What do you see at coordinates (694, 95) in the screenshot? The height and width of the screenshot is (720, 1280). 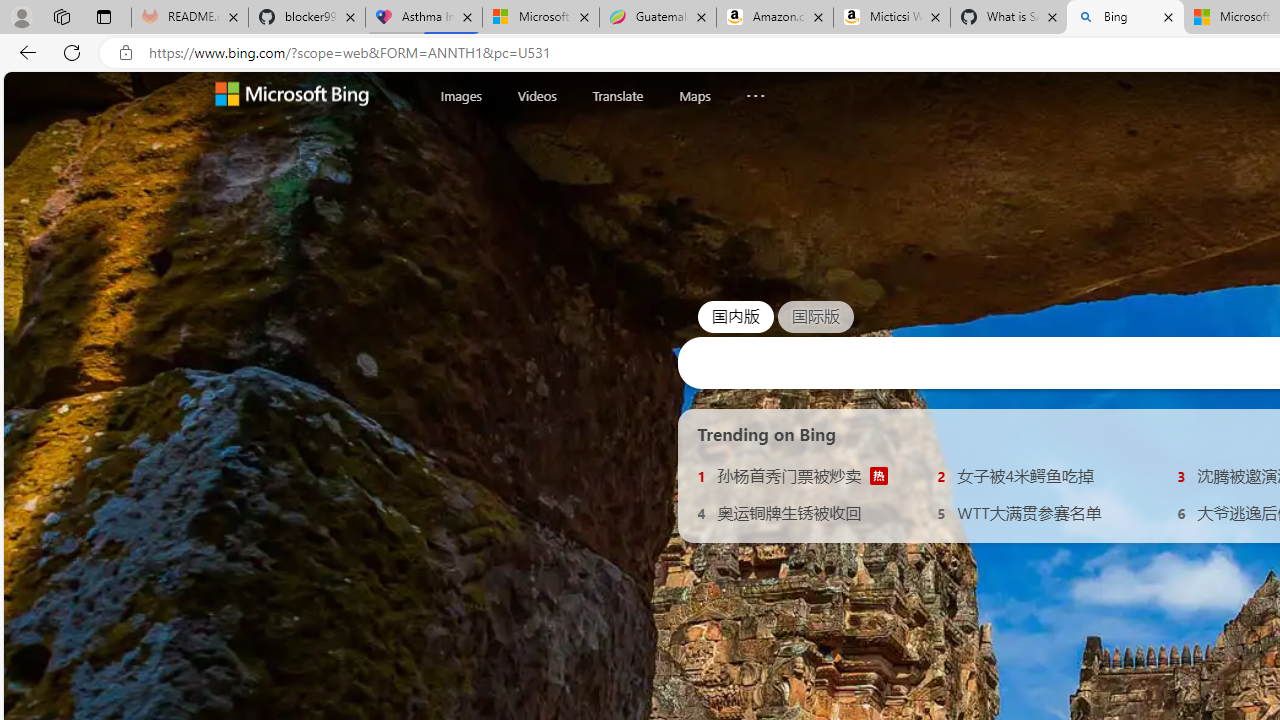 I see `'Maps'` at bounding box center [694, 95].